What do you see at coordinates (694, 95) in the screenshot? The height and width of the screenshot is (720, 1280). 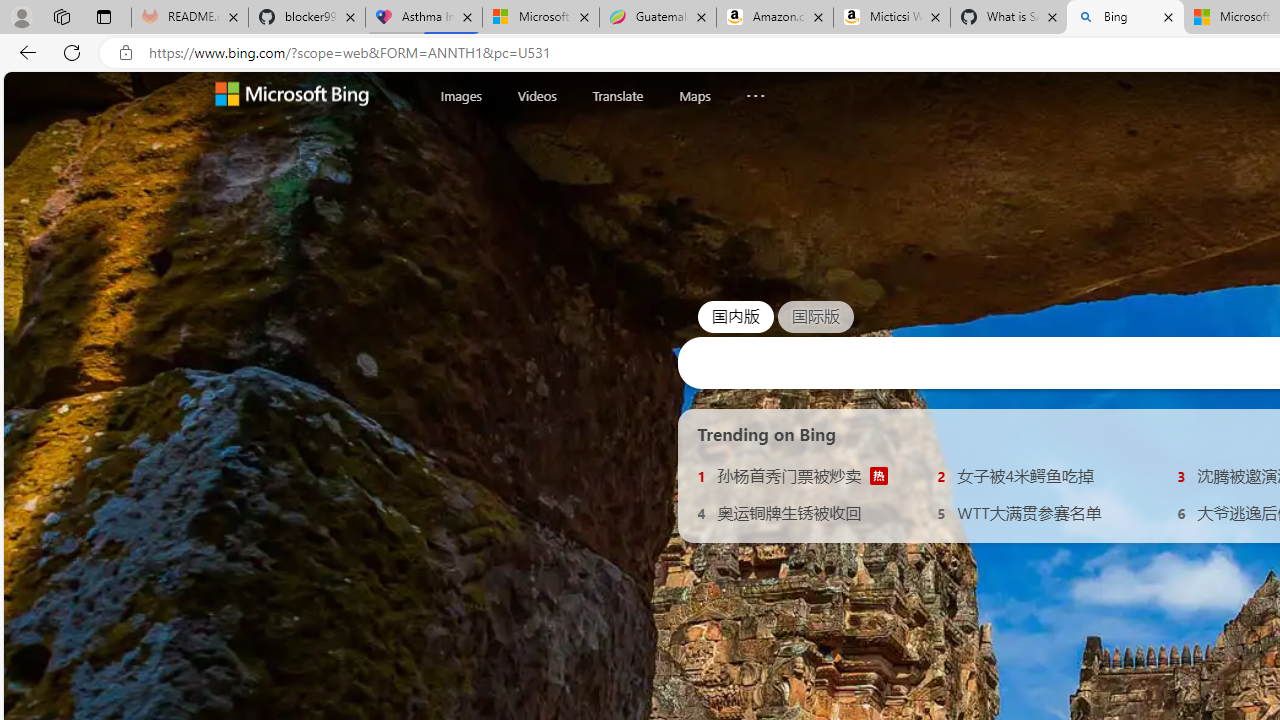 I see `'Maps'` at bounding box center [694, 95].